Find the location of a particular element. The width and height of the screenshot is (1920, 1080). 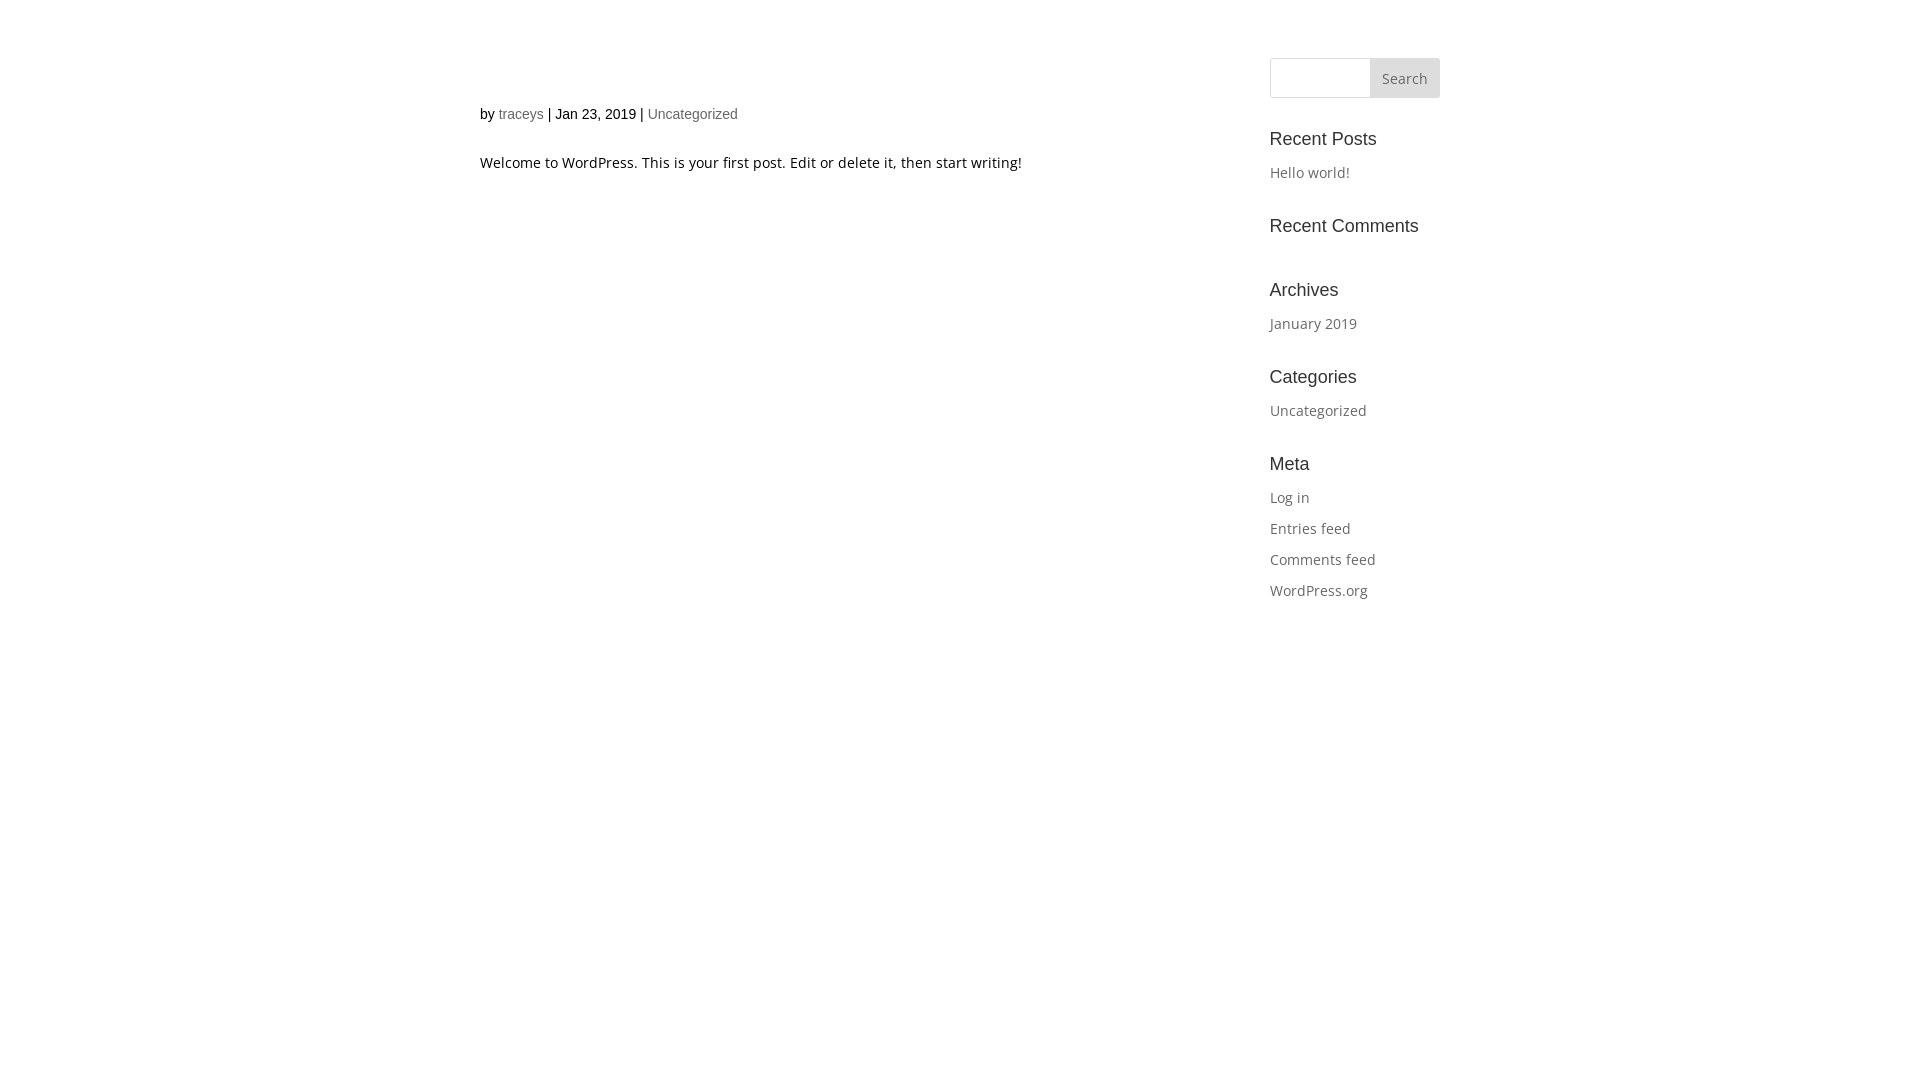

'Comments feed' is located at coordinates (1323, 559).